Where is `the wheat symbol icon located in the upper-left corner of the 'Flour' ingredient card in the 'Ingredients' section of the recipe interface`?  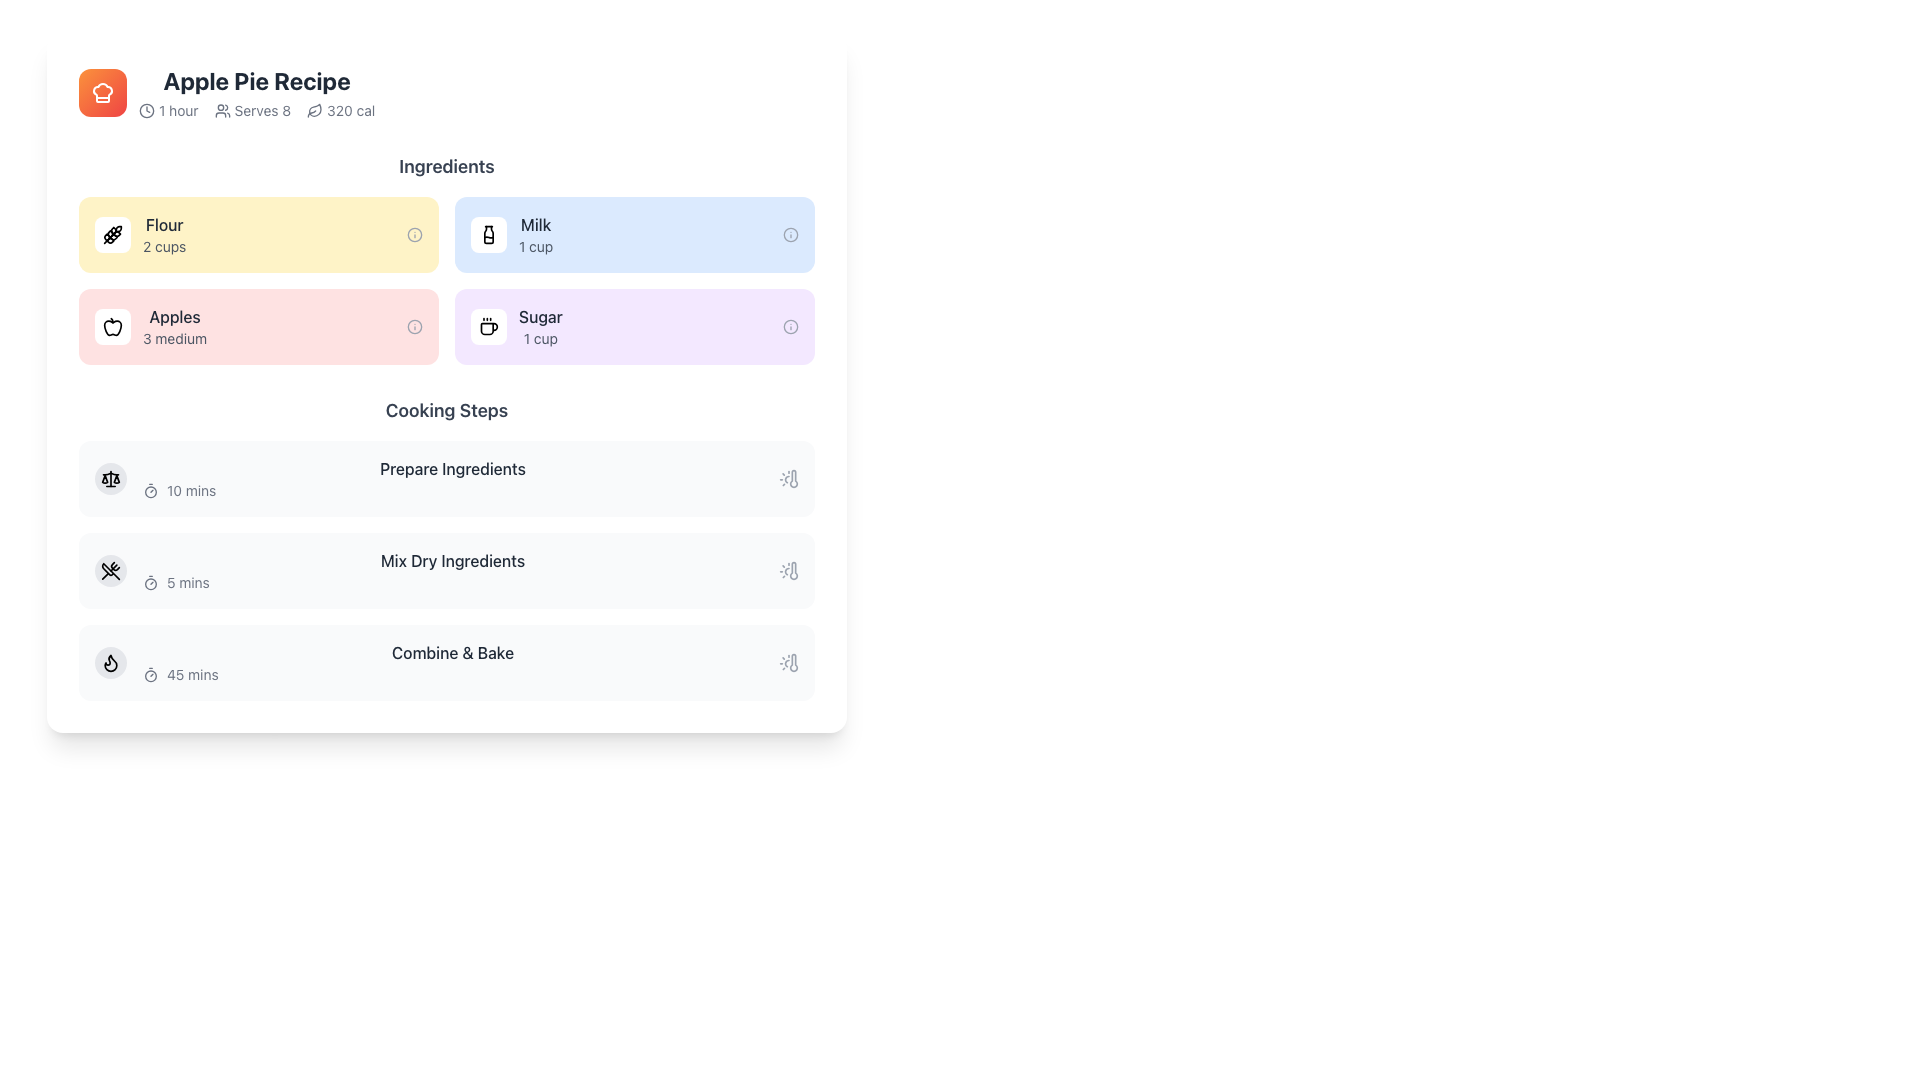 the wheat symbol icon located in the upper-left corner of the 'Flour' ingredient card in the 'Ingredients' section of the recipe interface is located at coordinates (112, 234).